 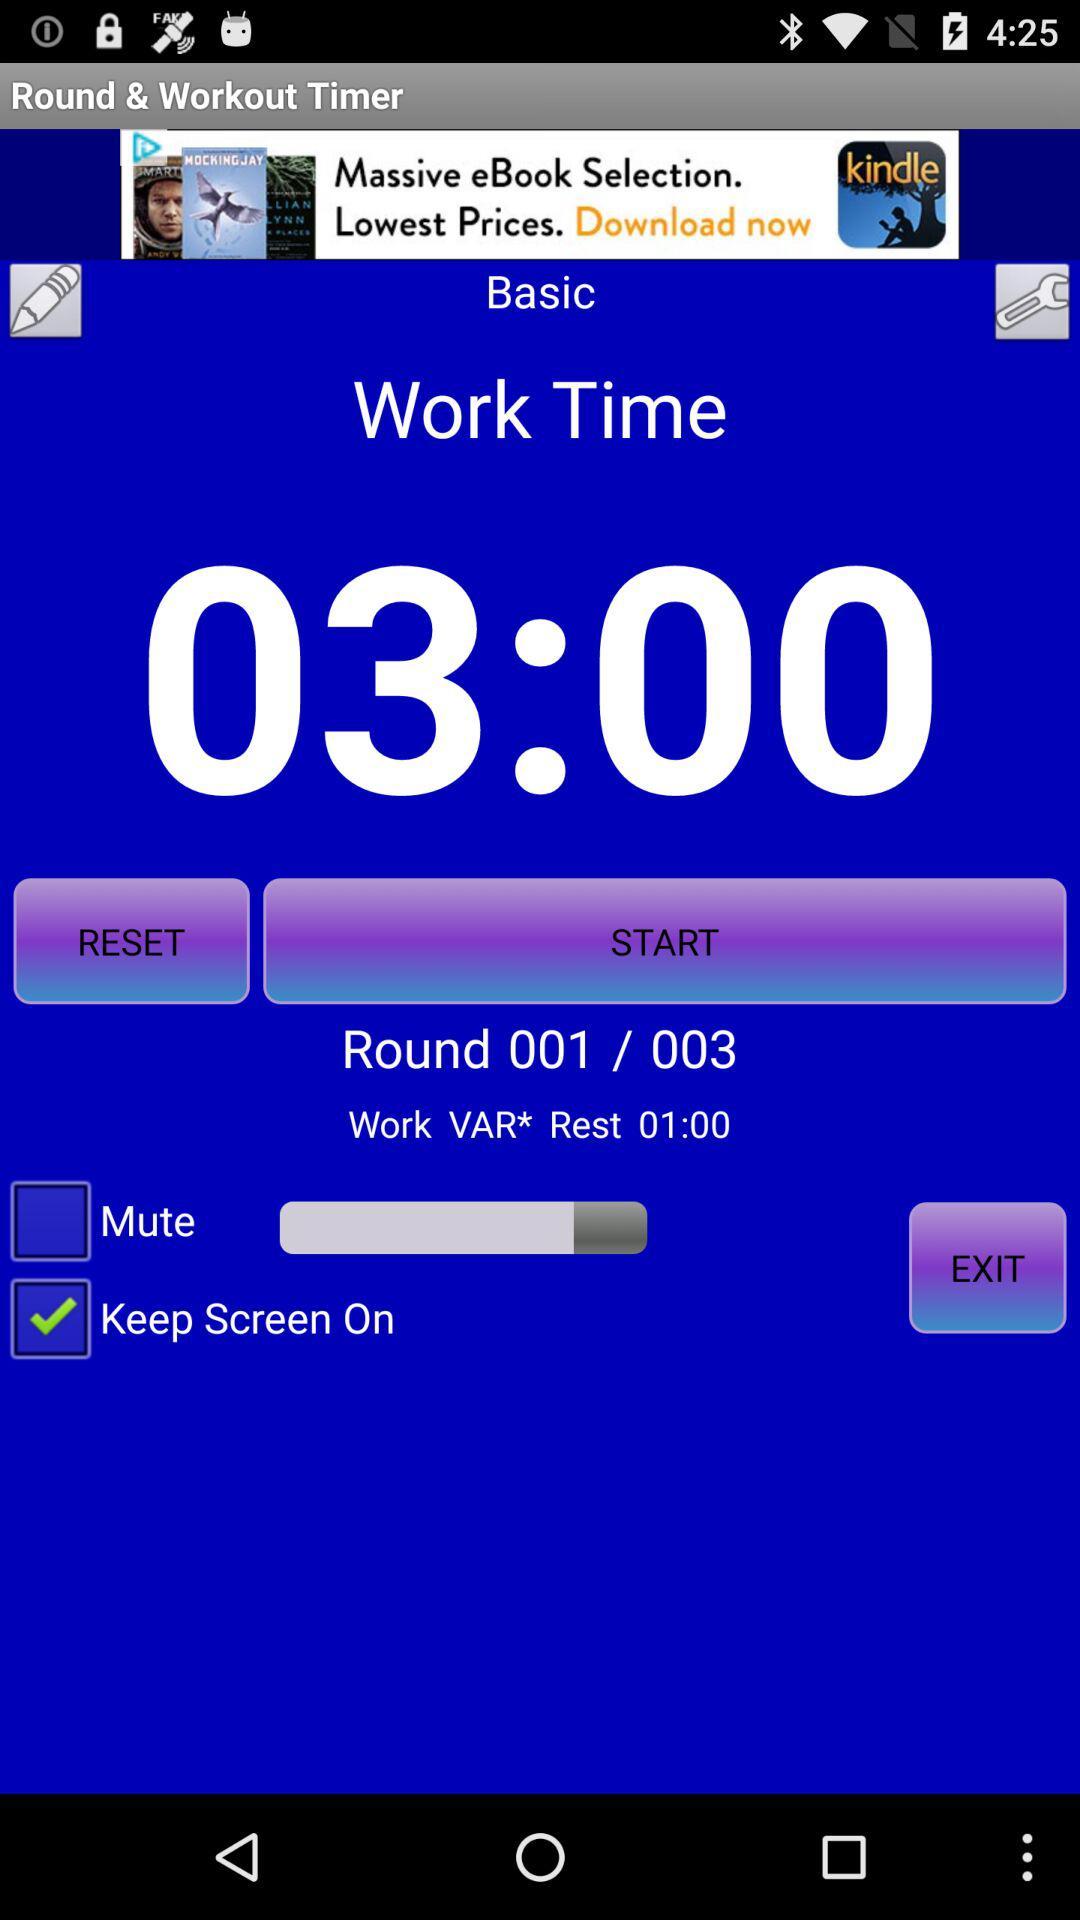 What do you see at coordinates (131, 940) in the screenshot?
I see `app below the 03:00` at bounding box center [131, 940].